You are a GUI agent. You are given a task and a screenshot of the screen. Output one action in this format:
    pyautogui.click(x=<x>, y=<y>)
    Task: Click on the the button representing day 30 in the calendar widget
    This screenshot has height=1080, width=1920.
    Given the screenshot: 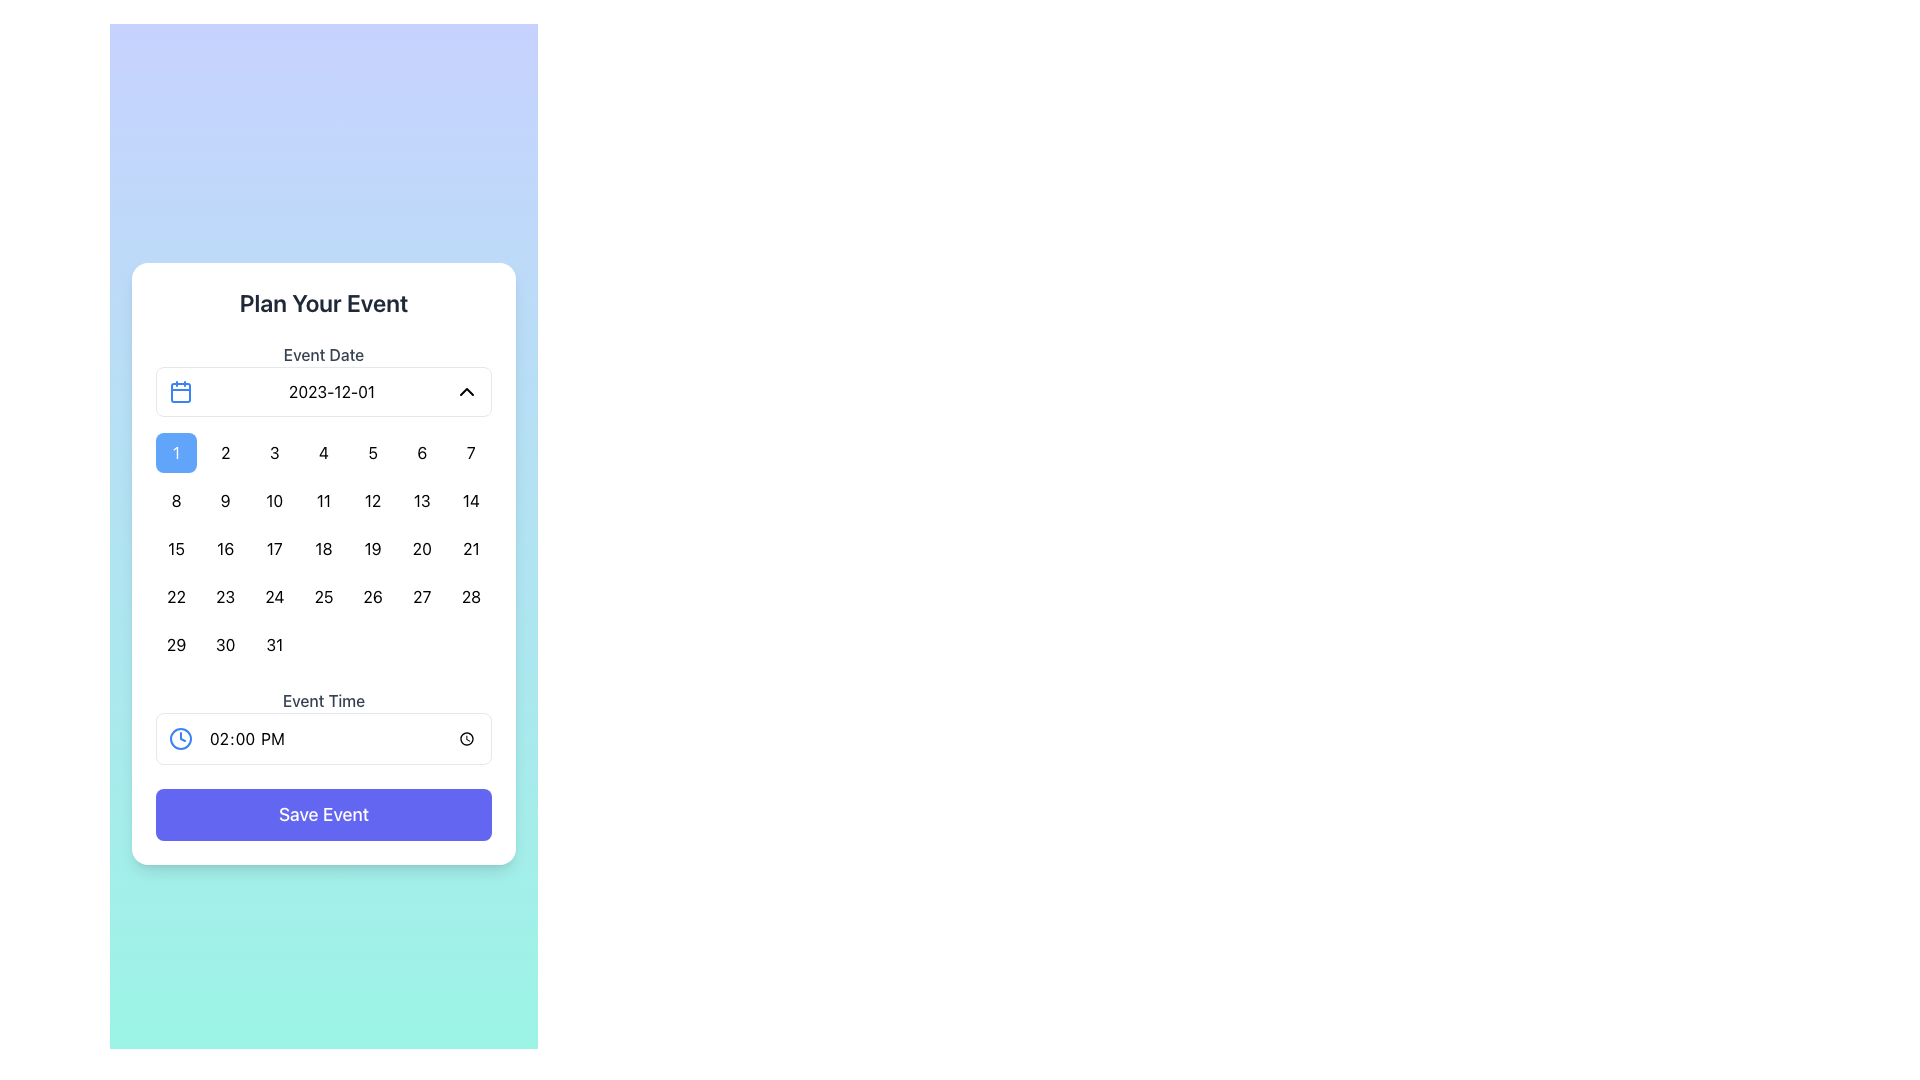 What is the action you would take?
    pyautogui.click(x=225, y=644)
    